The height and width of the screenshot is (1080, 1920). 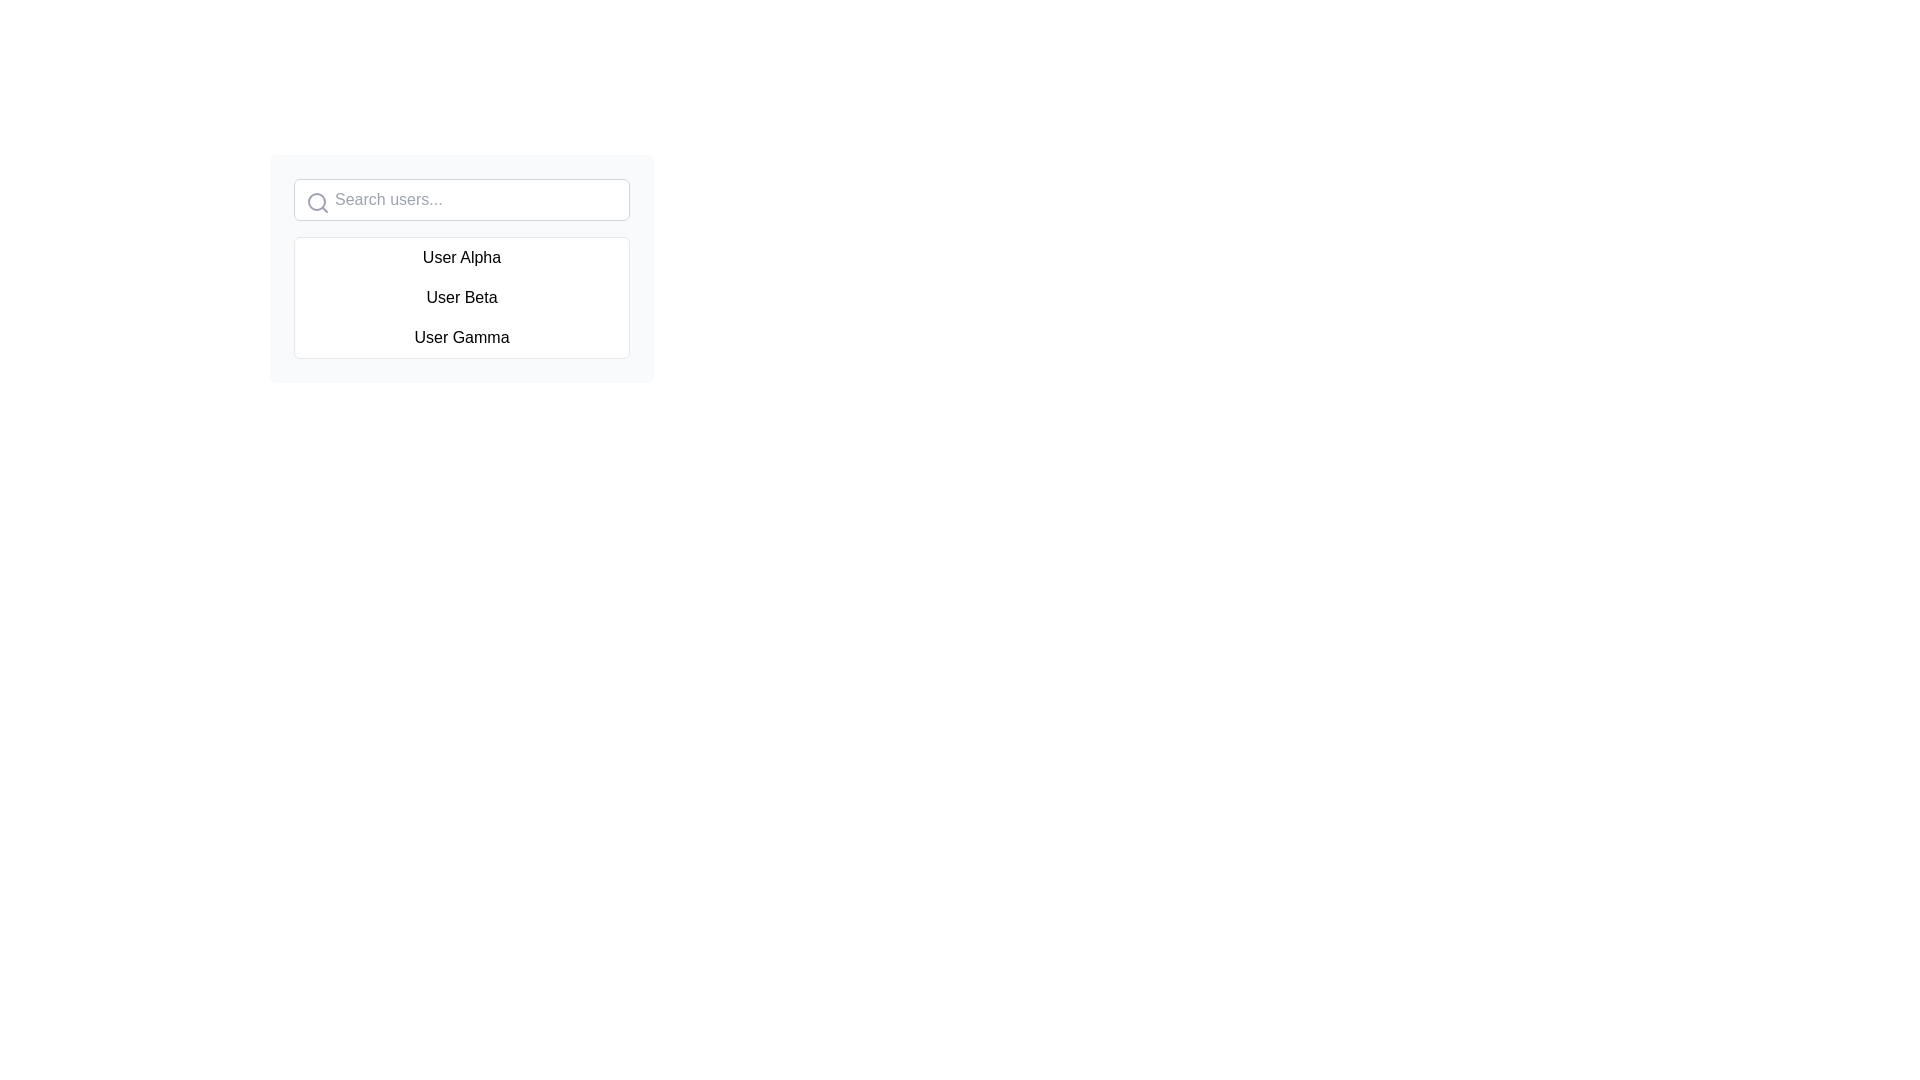 I want to click on the search icon located to the left of the 'Search users...' text input field, which indicates the search functionality, so click(x=316, y=203).